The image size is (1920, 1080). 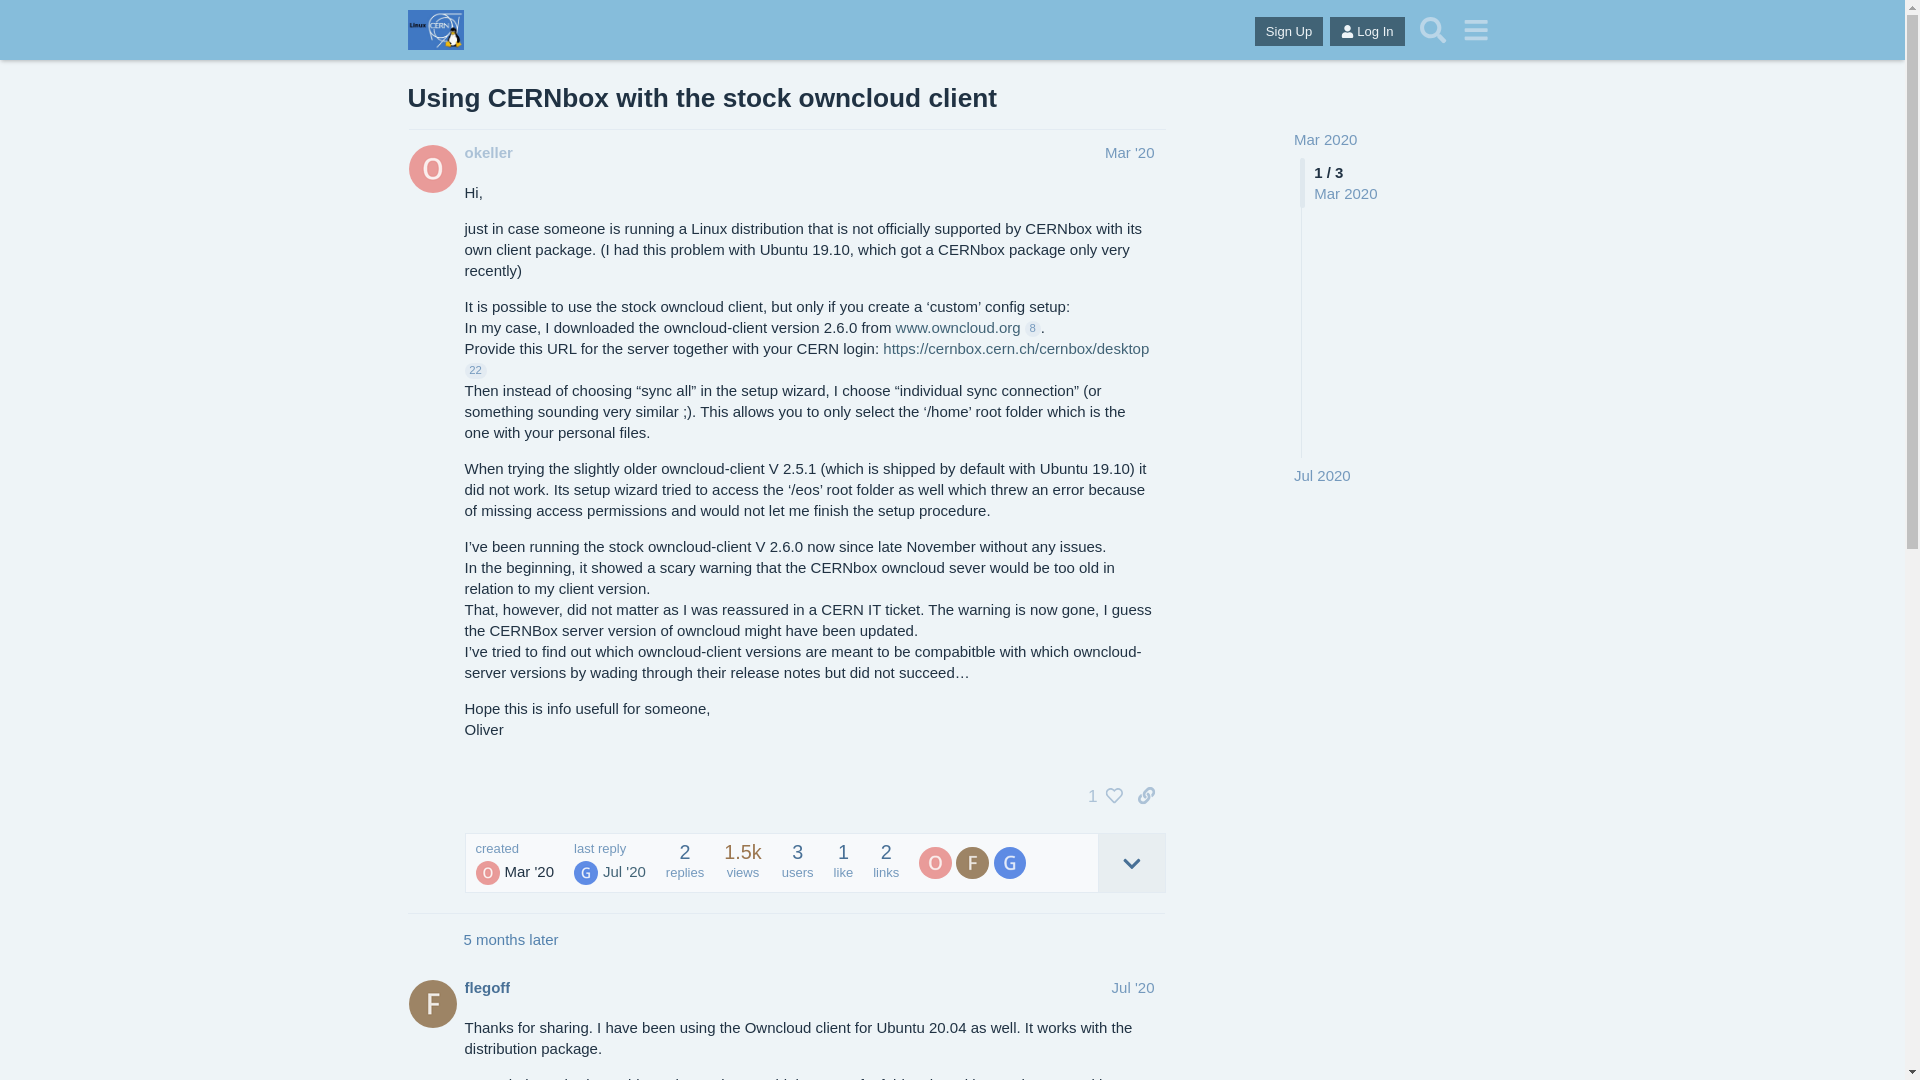 What do you see at coordinates (968, 326) in the screenshot?
I see `'www.owncloud.org 8'` at bounding box center [968, 326].